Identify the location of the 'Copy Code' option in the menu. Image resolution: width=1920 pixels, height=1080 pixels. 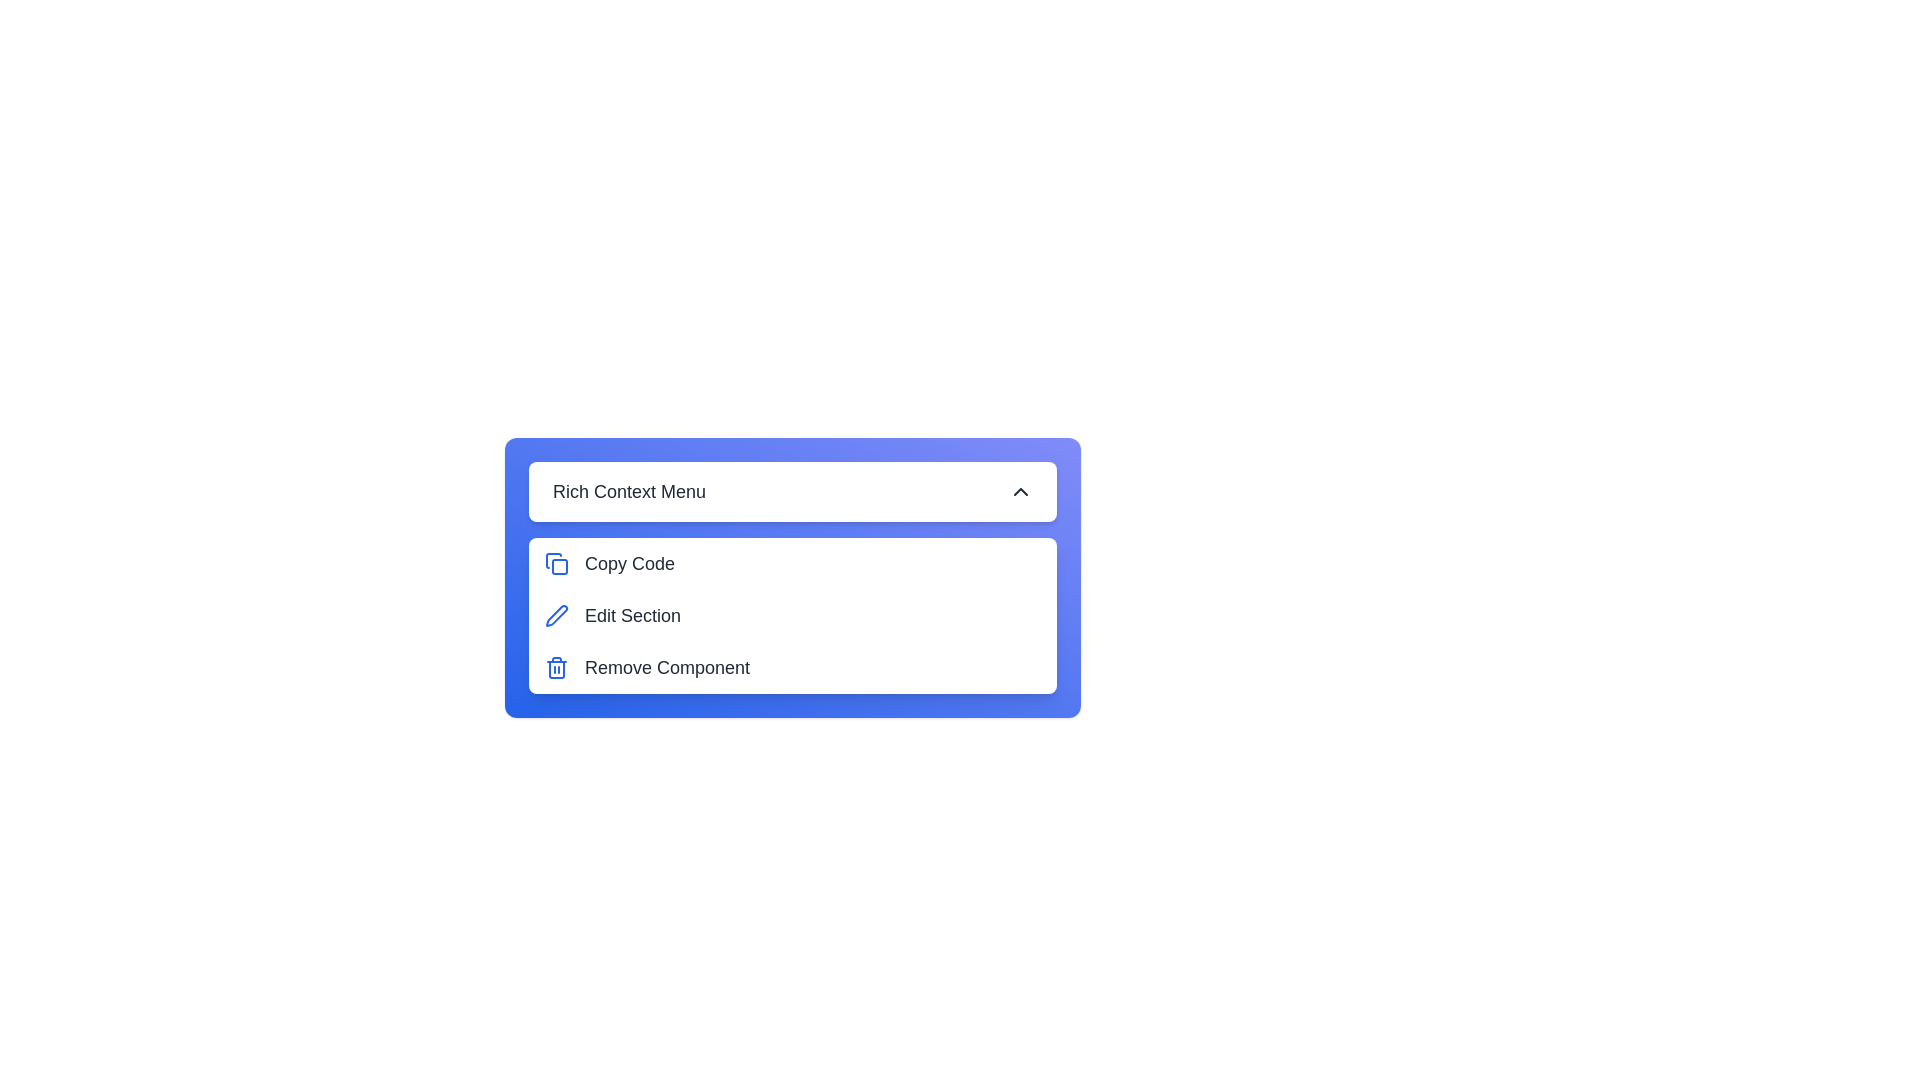
(791, 563).